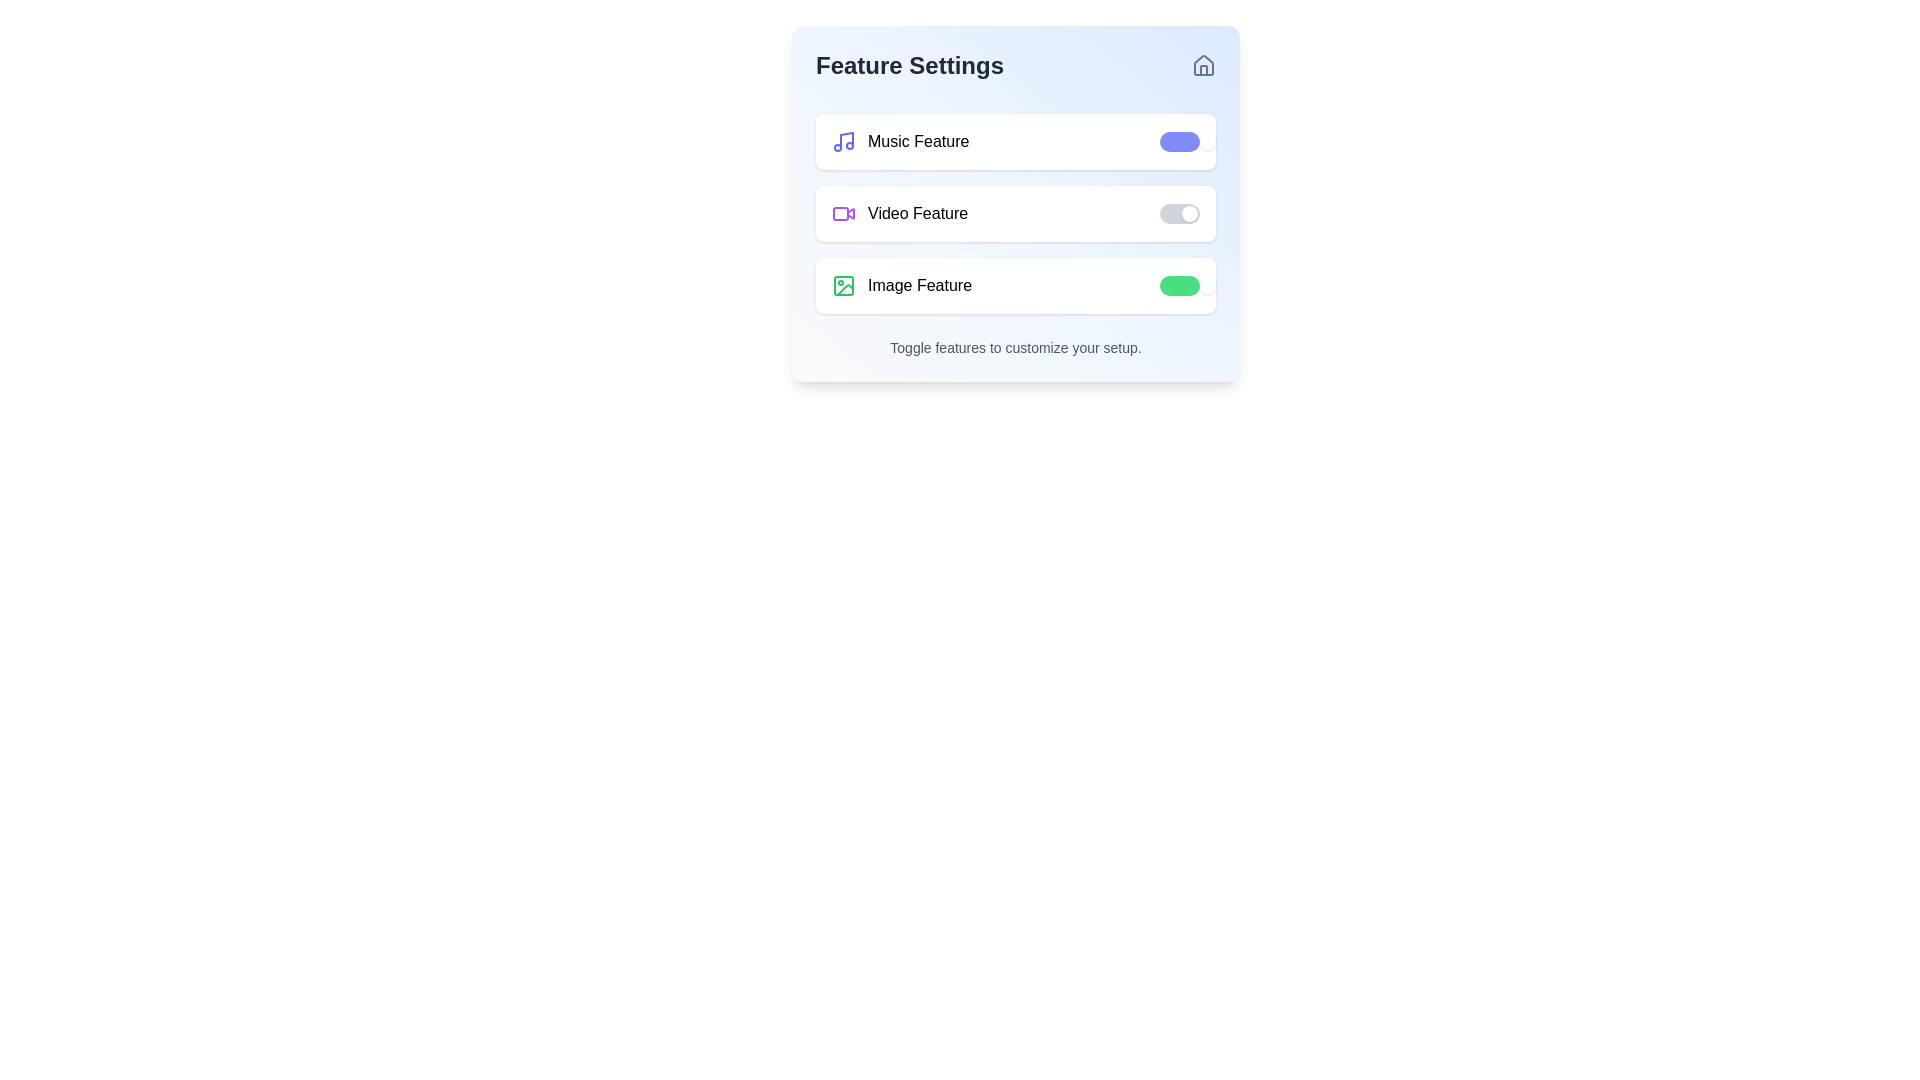 The width and height of the screenshot is (1920, 1080). What do you see at coordinates (1180, 213) in the screenshot?
I see `the toggle switch located on the right side of the 'Video Feature' row within the 'Feature Settings' section to change its state` at bounding box center [1180, 213].